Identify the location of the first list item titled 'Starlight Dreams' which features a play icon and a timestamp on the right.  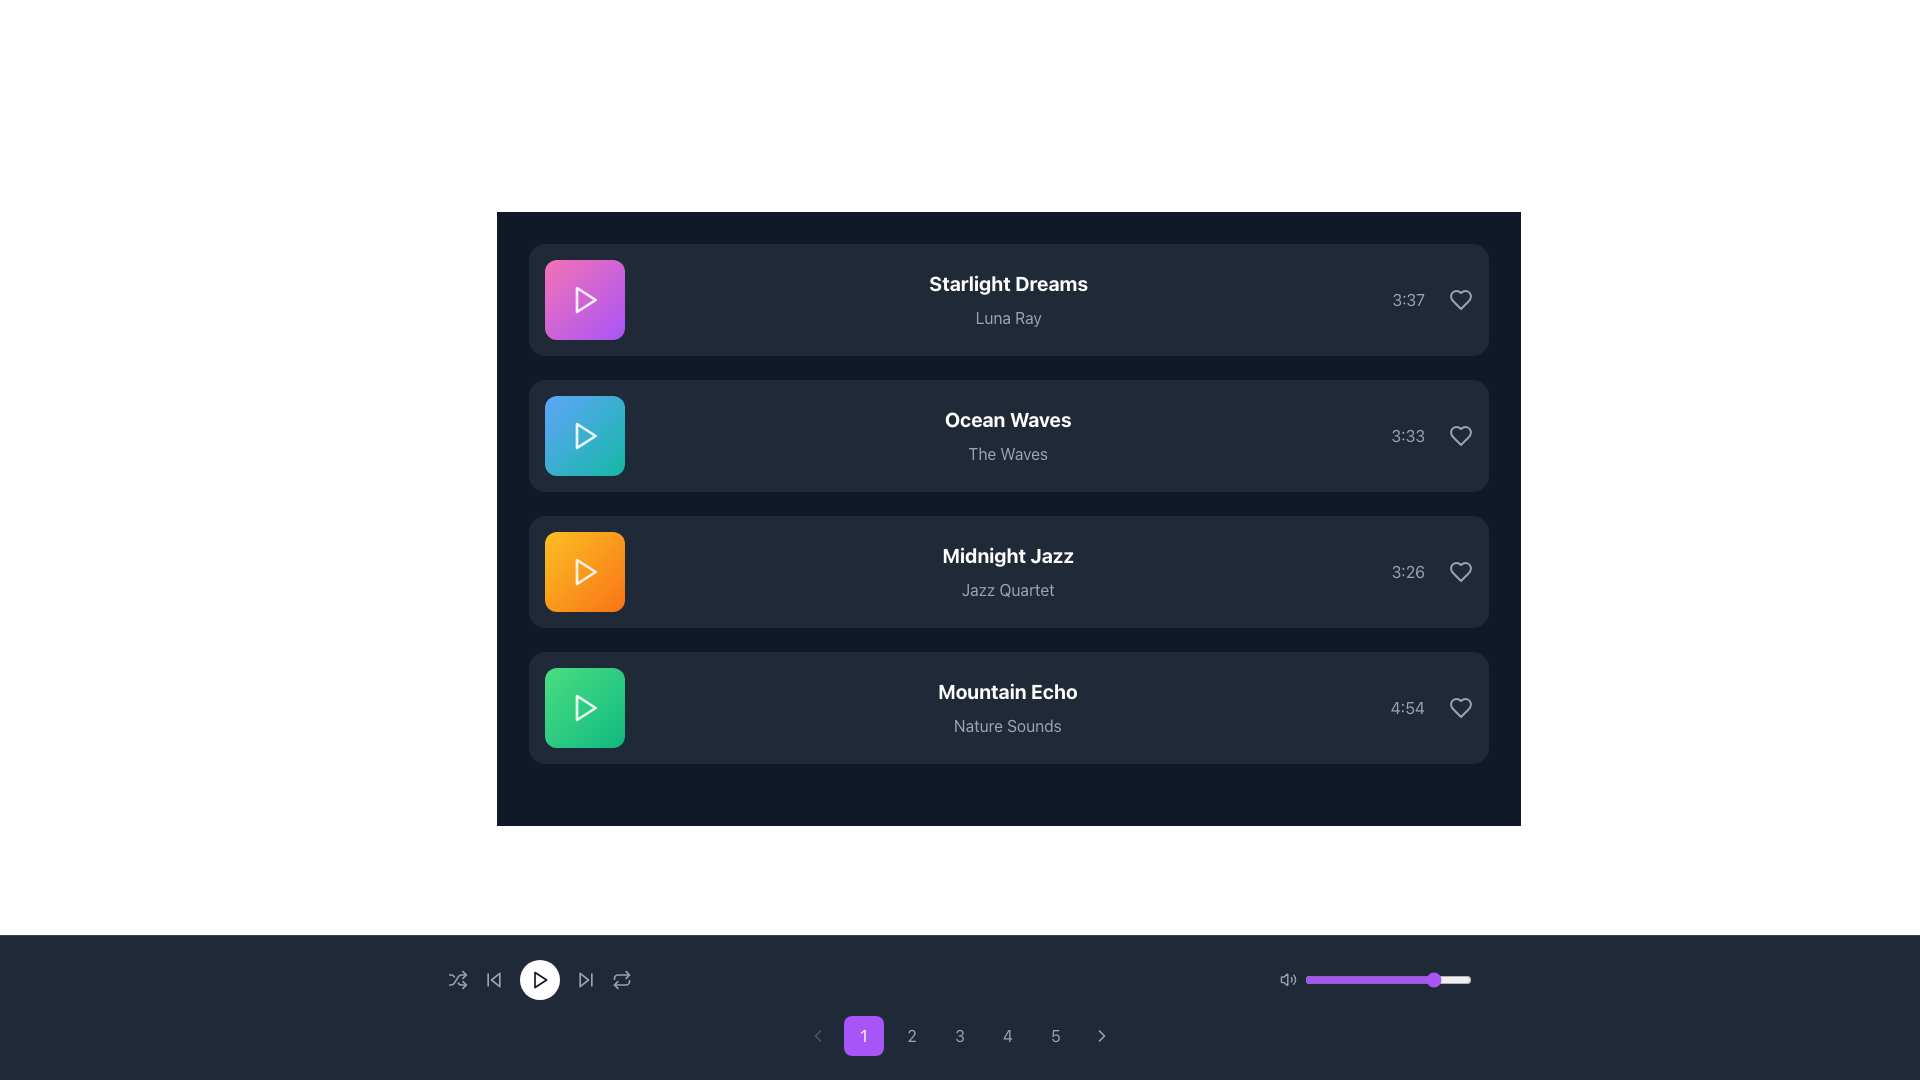
(1008, 300).